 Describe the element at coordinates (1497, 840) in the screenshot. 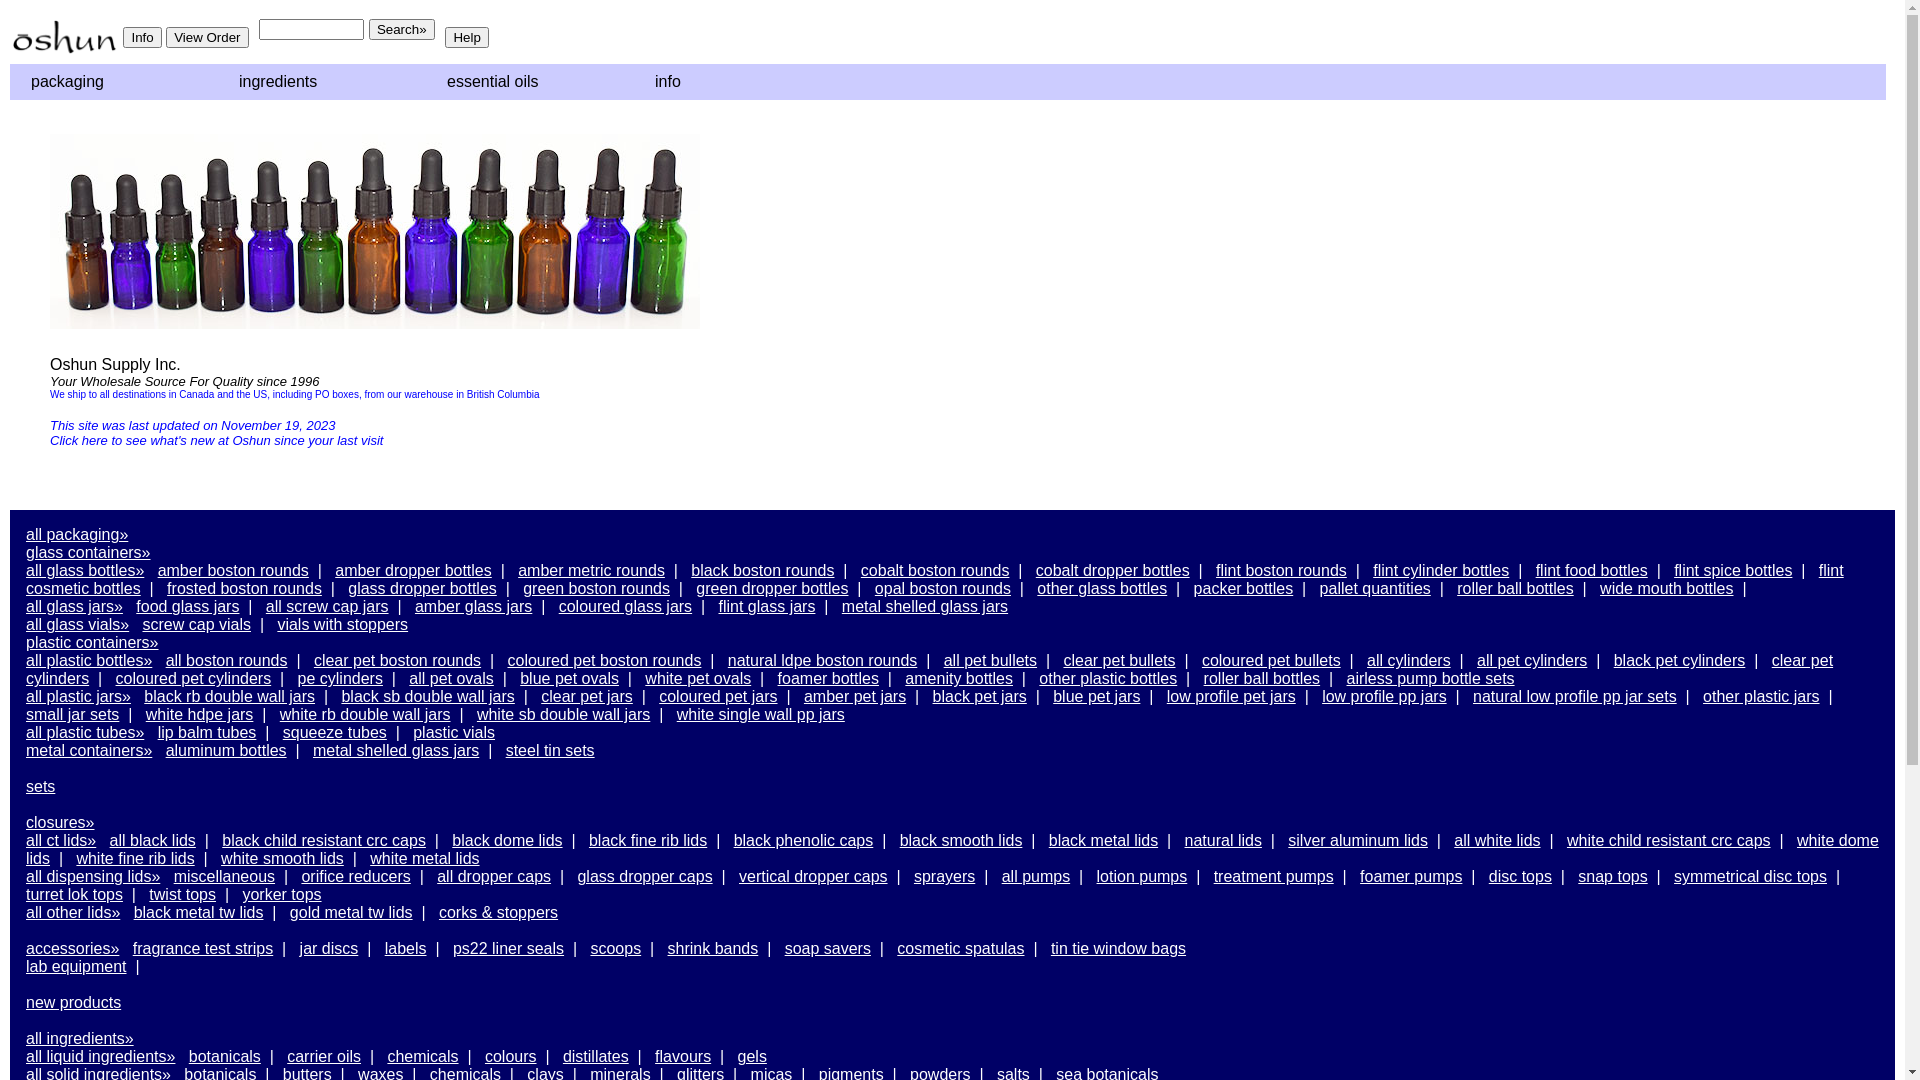

I see `'all white lids'` at that location.